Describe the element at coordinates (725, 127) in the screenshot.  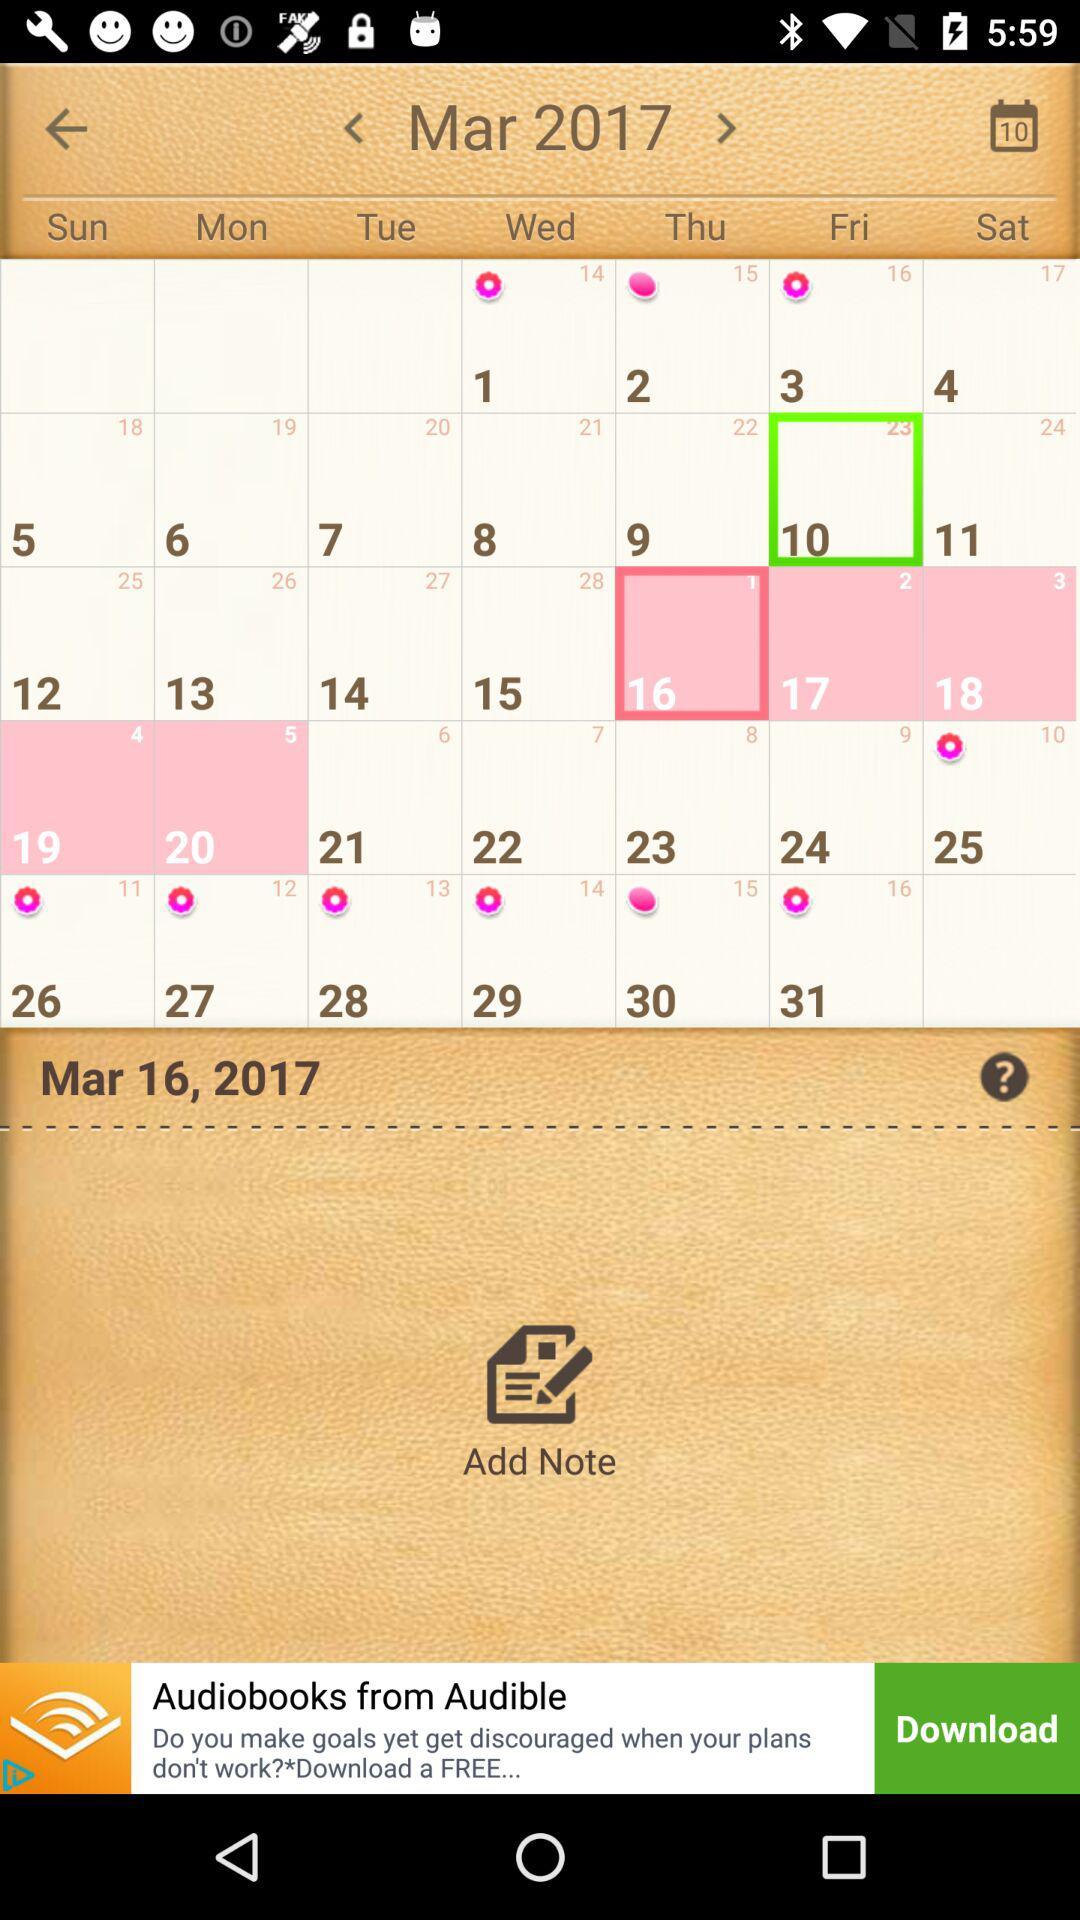
I see `the arrow_forward icon` at that location.